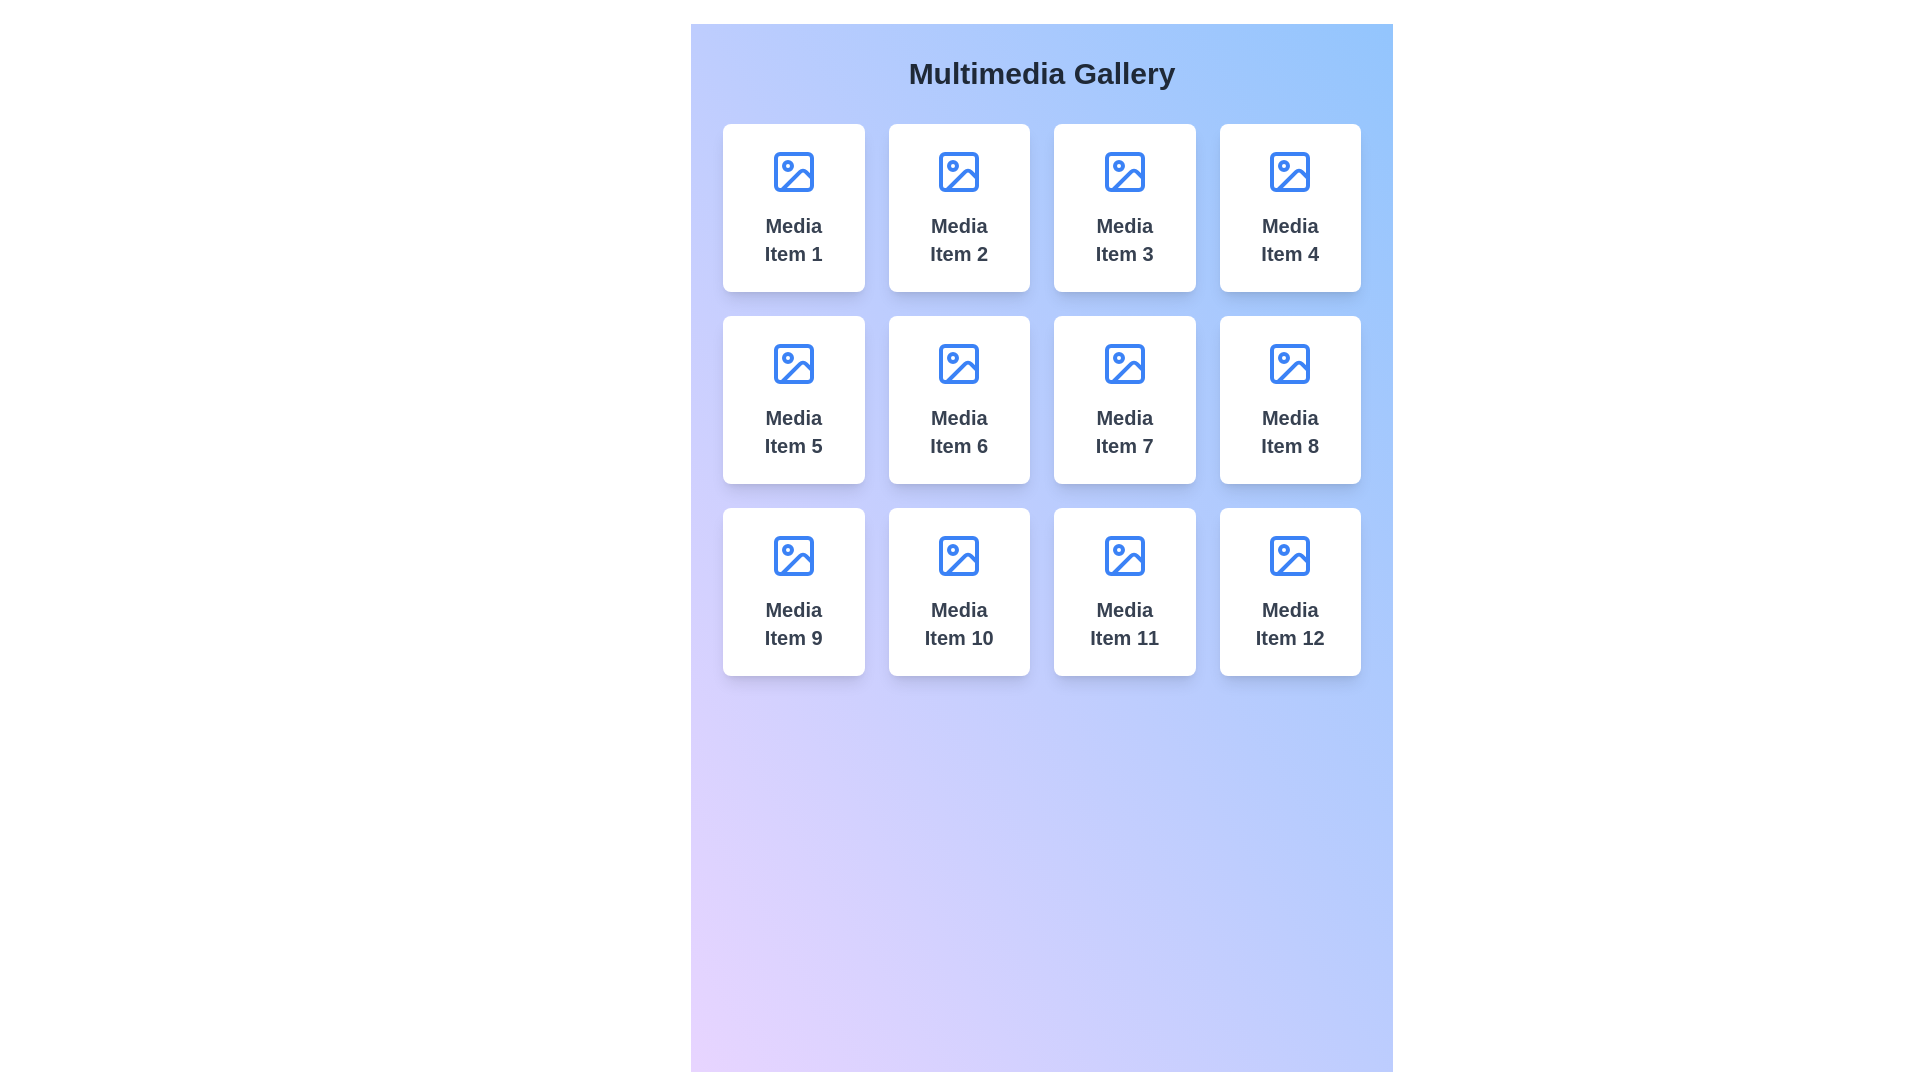 The width and height of the screenshot is (1920, 1080). Describe the element at coordinates (958, 623) in the screenshot. I see `the static text label displaying 'Media Item 10', which is styled in gray, large, and bold font, located in the tenth card of a 4x3 grid layout` at that location.